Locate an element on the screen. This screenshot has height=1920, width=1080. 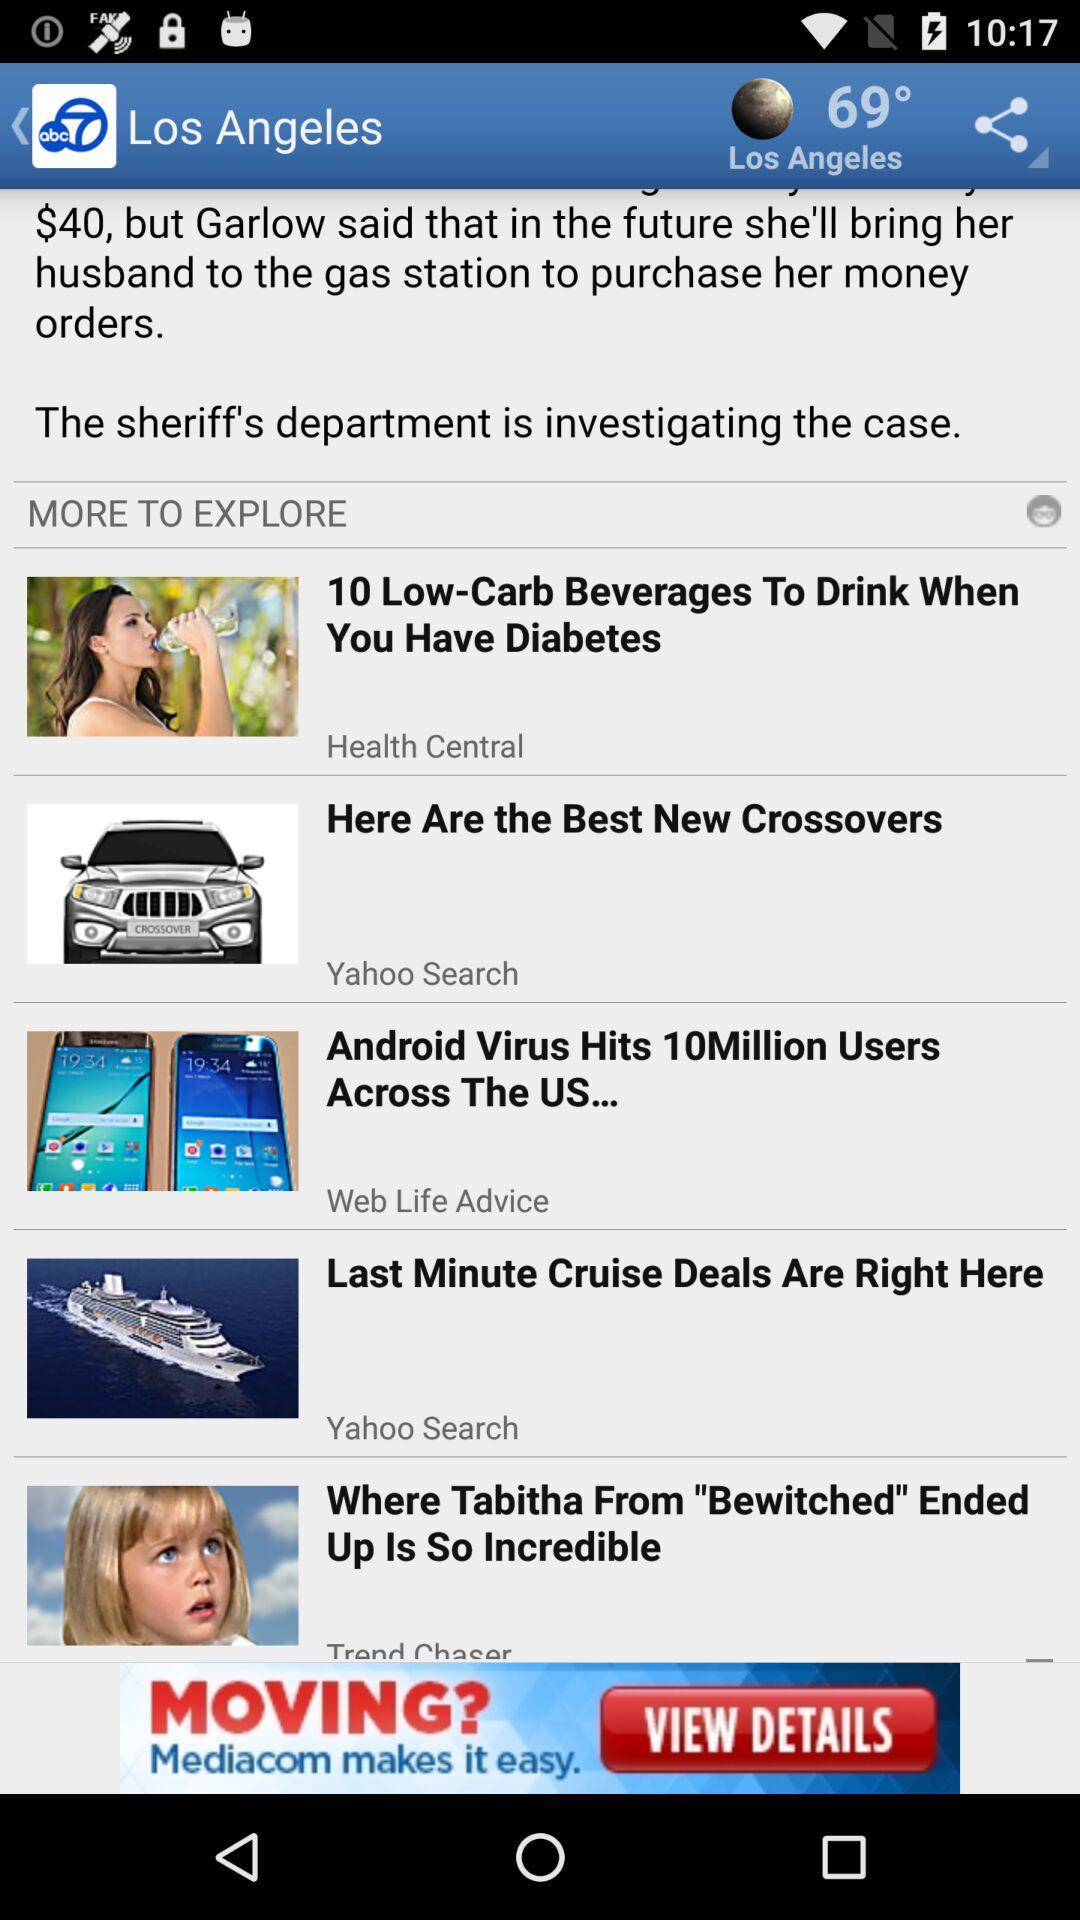
opens the advertisement is located at coordinates (540, 1727).